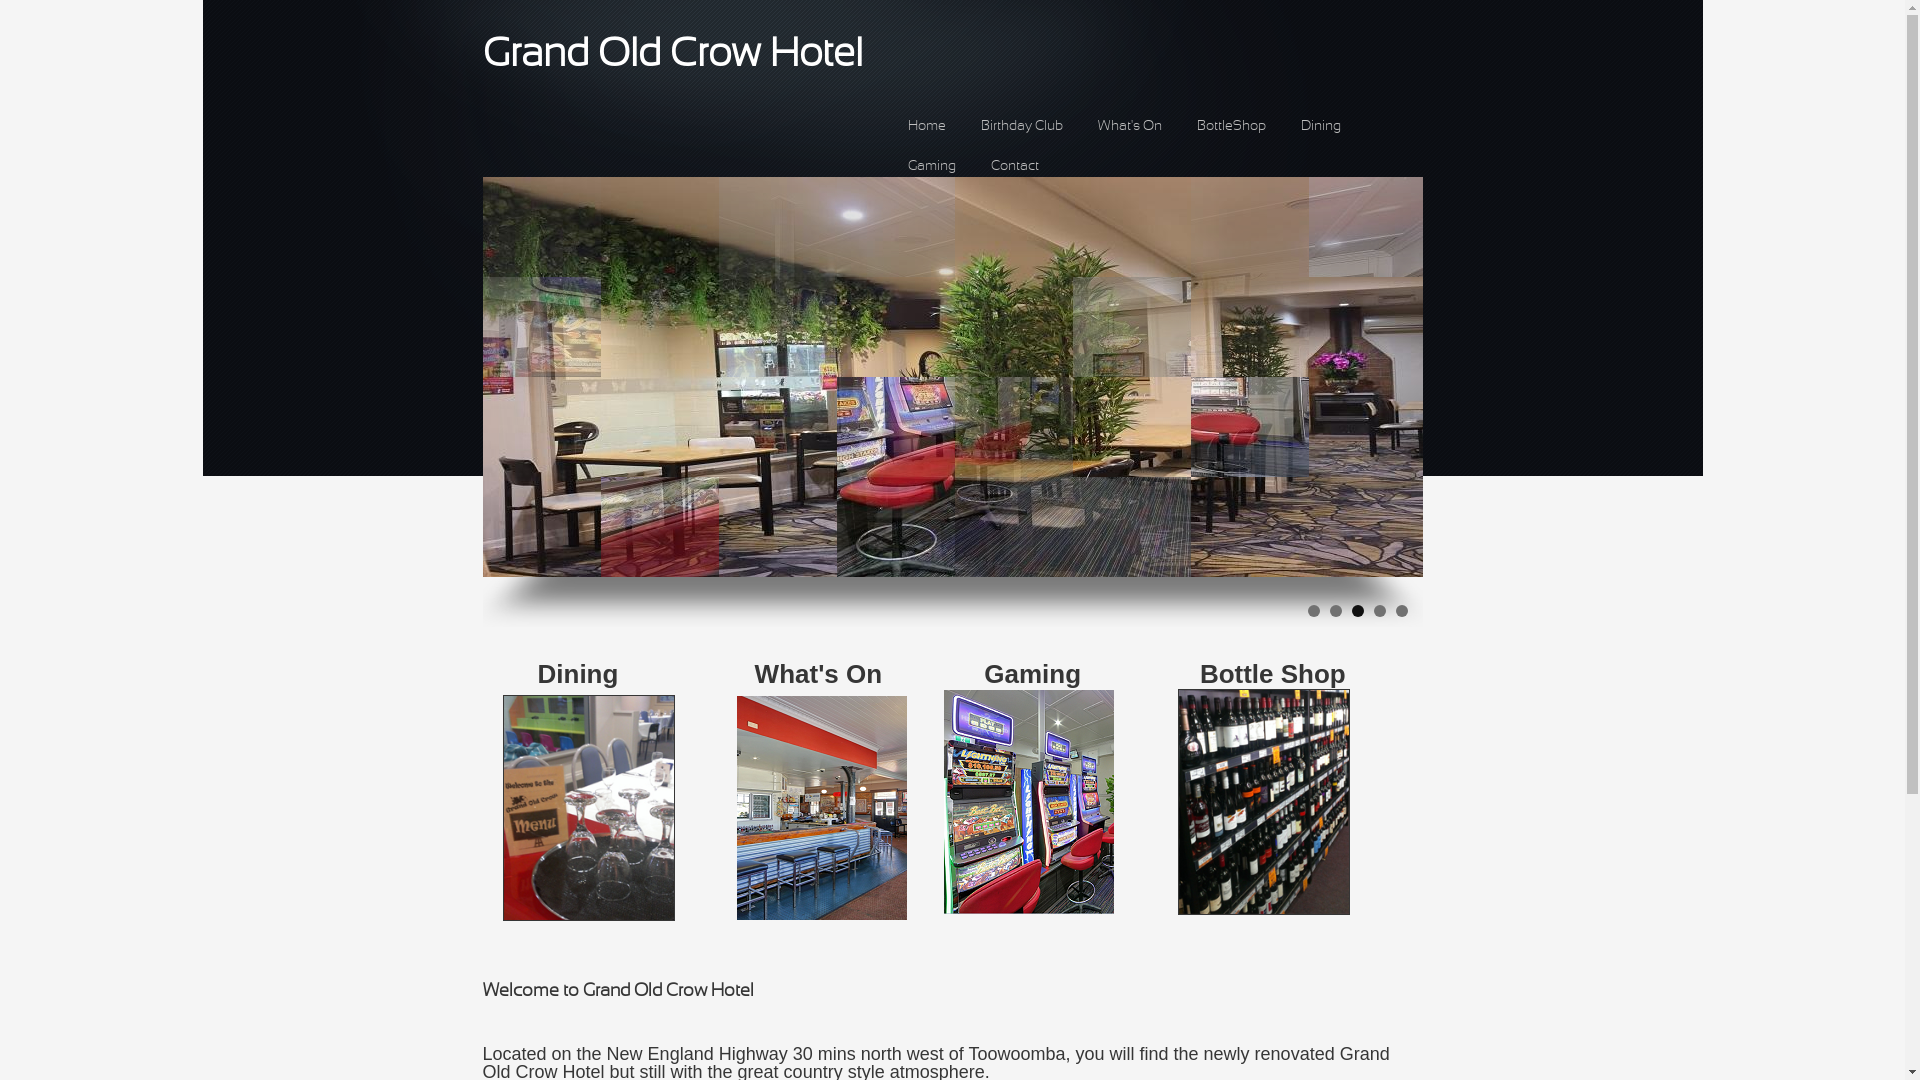 The height and width of the screenshot is (1080, 1920). Describe the element at coordinates (896, 127) in the screenshot. I see `'Home'` at that location.